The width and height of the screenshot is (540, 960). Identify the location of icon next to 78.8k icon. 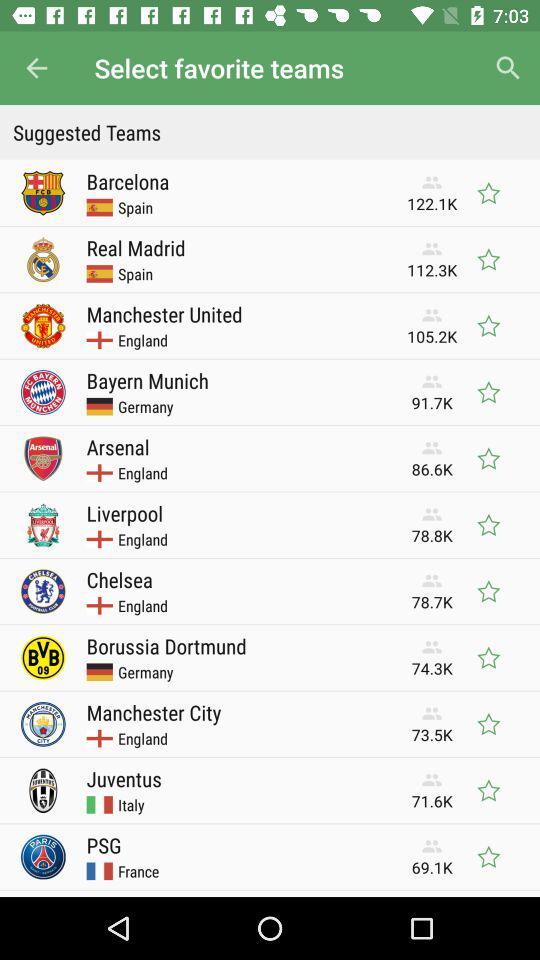
(124, 512).